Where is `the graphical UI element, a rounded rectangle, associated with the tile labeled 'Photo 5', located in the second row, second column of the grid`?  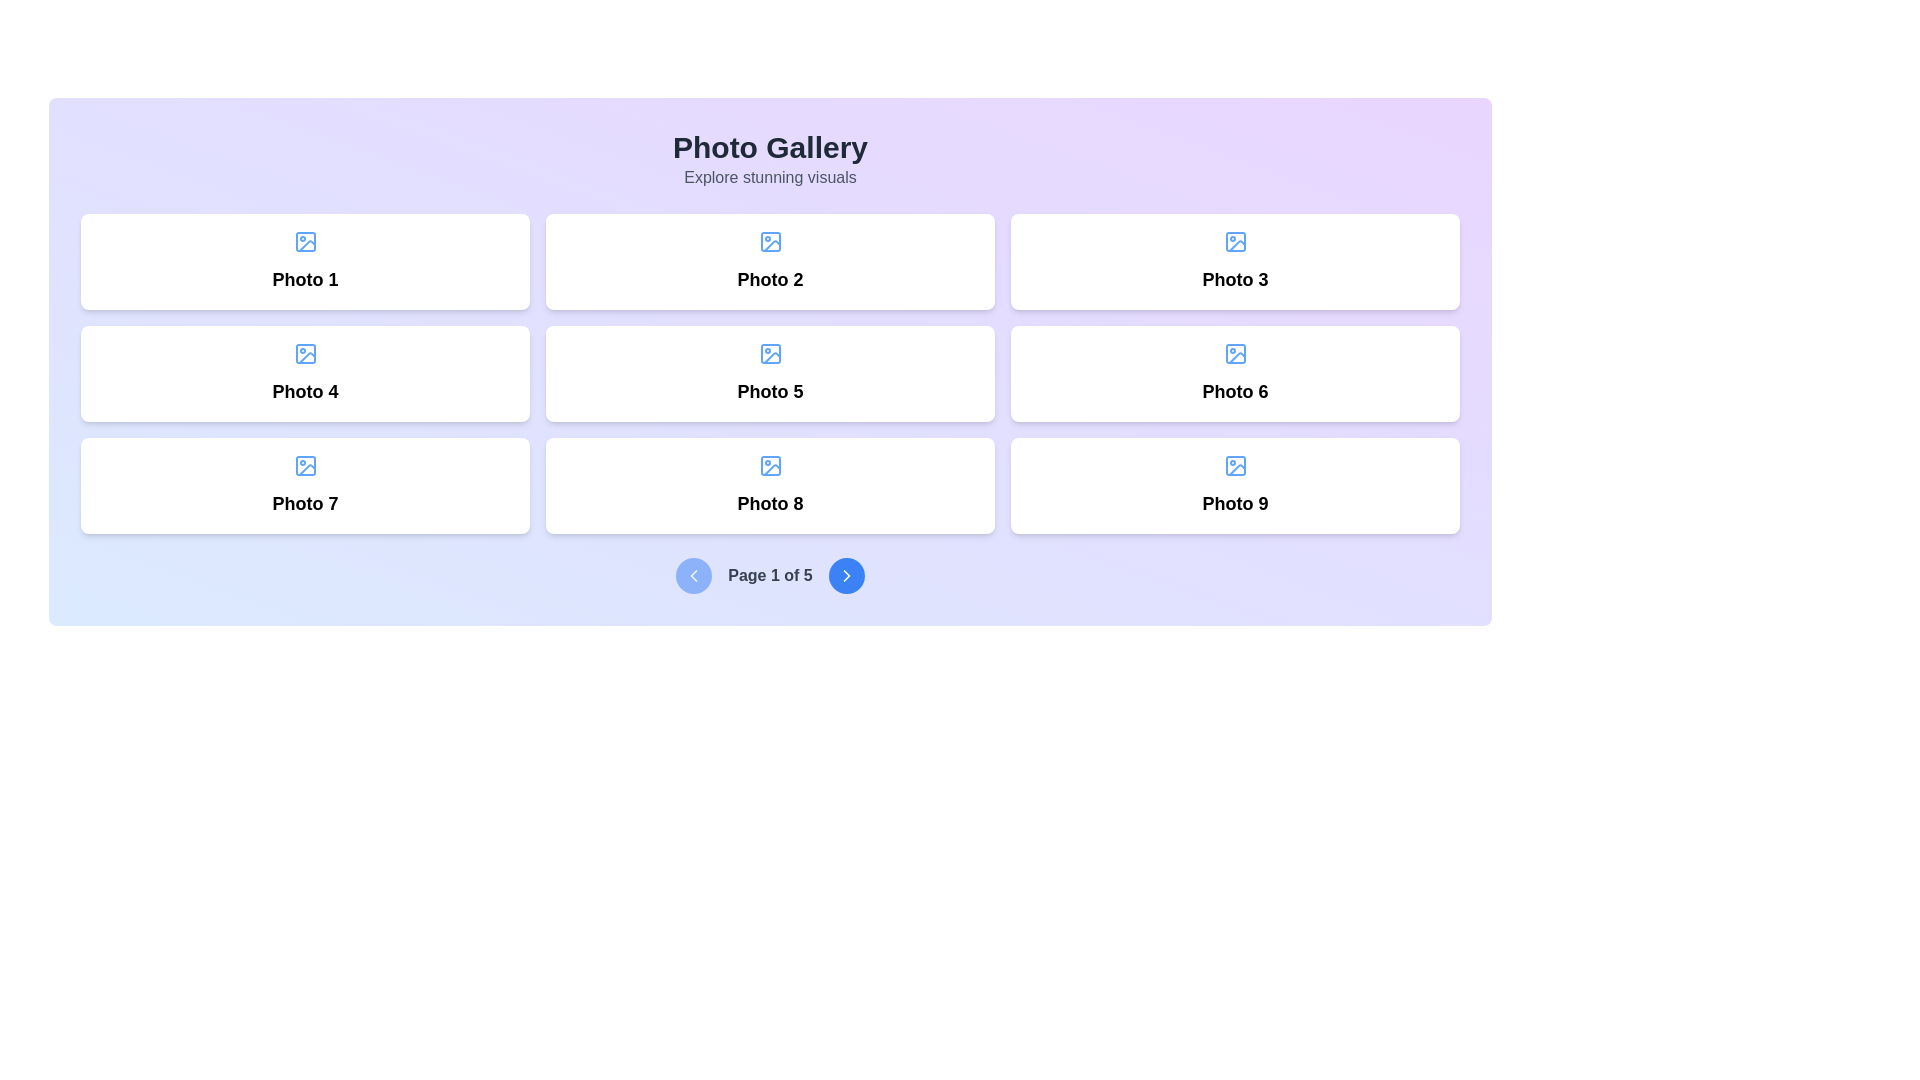 the graphical UI element, a rounded rectangle, associated with the tile labeled 'Photo 5', located in the second row, second column of the grid is located at coordinates (769, 353).